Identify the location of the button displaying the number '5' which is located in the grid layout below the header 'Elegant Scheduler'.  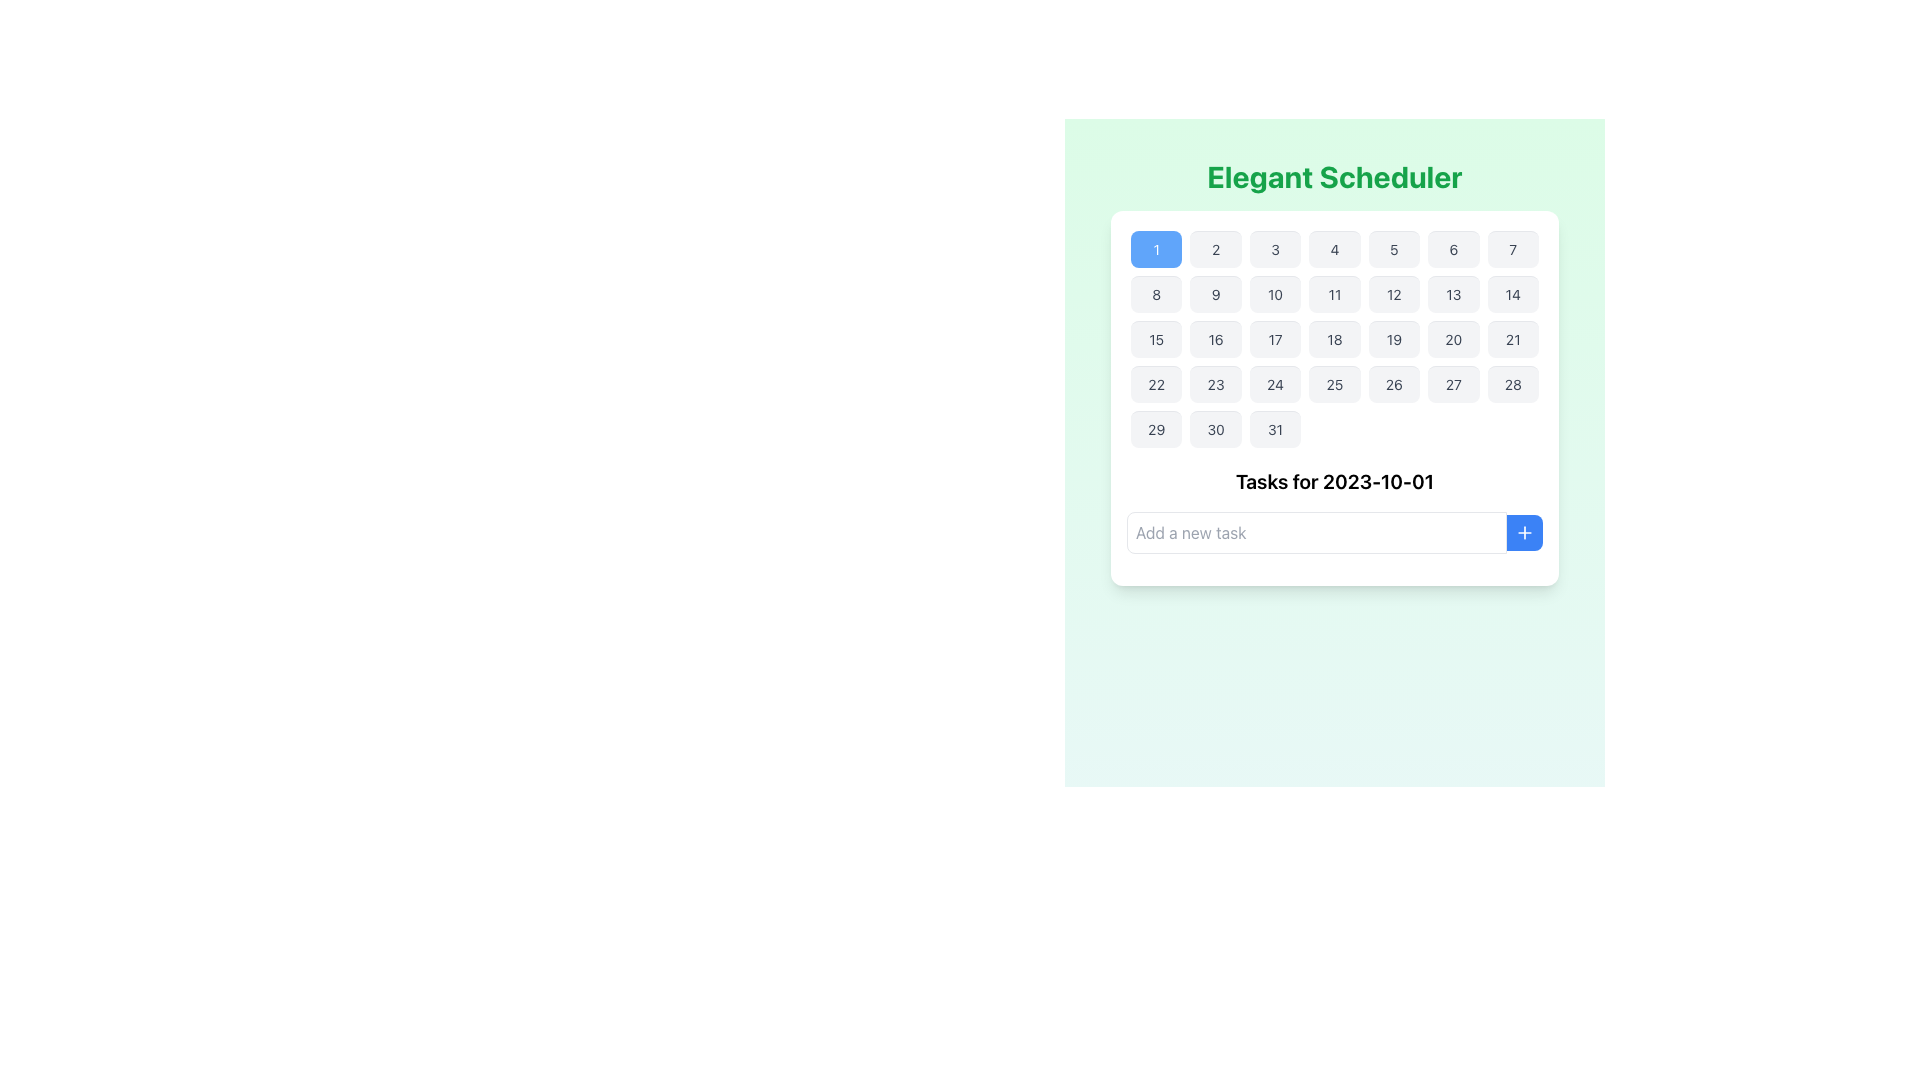
(1393, 248).